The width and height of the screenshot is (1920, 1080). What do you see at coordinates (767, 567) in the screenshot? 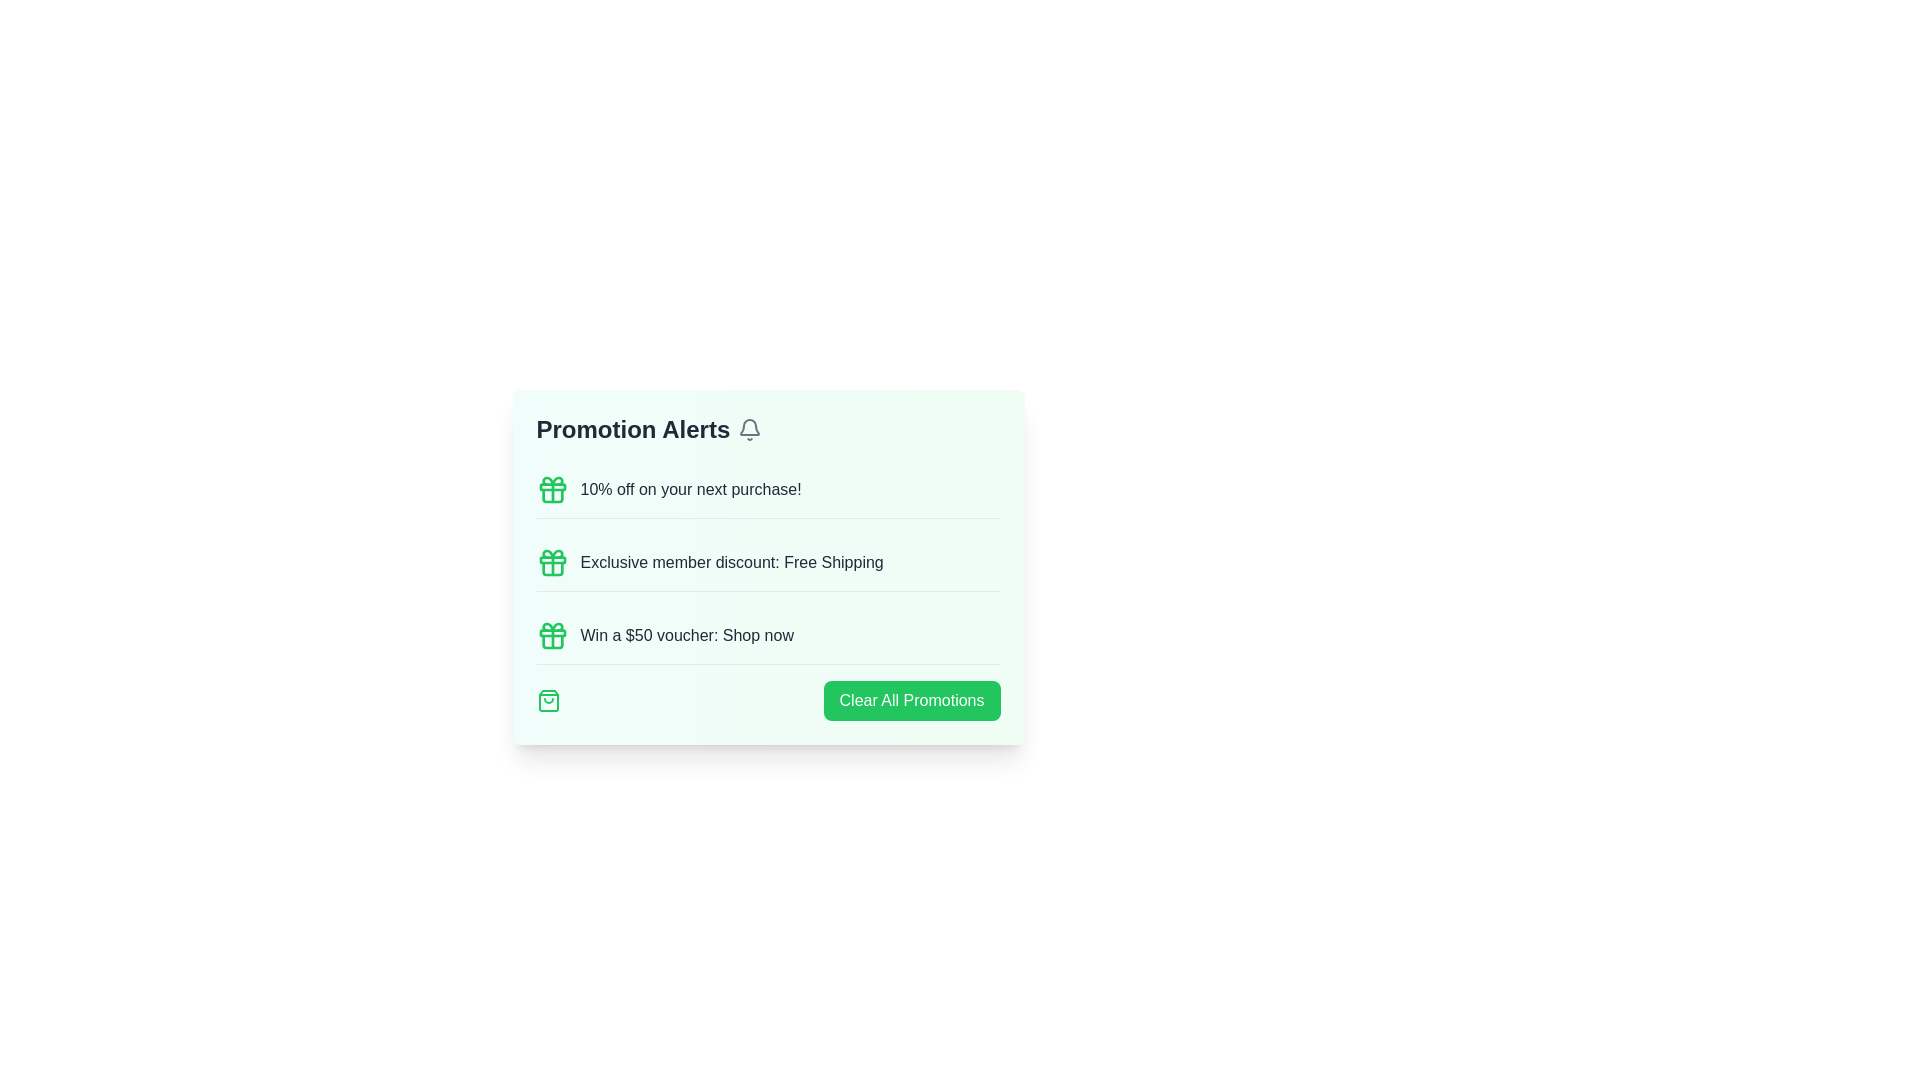
I see `the second promotional item in the 'Promotion Alerts' section, which showcases 'Exclusive member discount: Free Shipping', represented by a bold green gift box icon` at bounding box center [767, 567].